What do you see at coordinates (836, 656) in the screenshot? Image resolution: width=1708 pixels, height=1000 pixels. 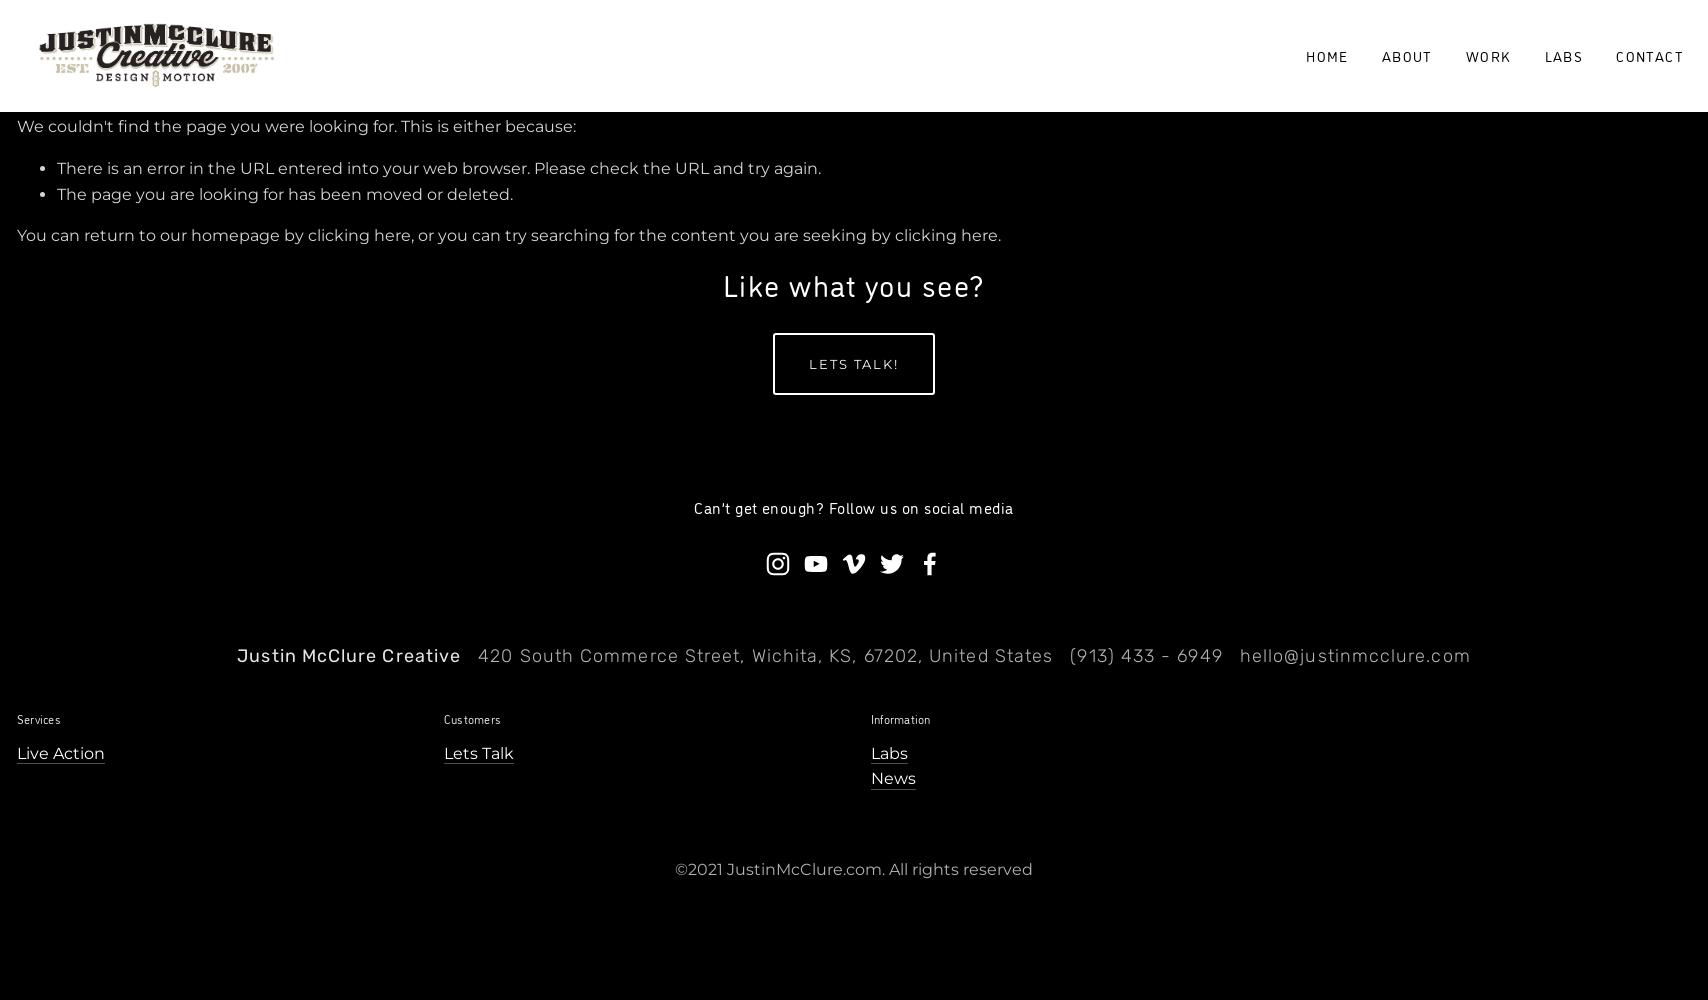 I see `'Wichita, KS, 67202,'` at bounding box center [836, 656].